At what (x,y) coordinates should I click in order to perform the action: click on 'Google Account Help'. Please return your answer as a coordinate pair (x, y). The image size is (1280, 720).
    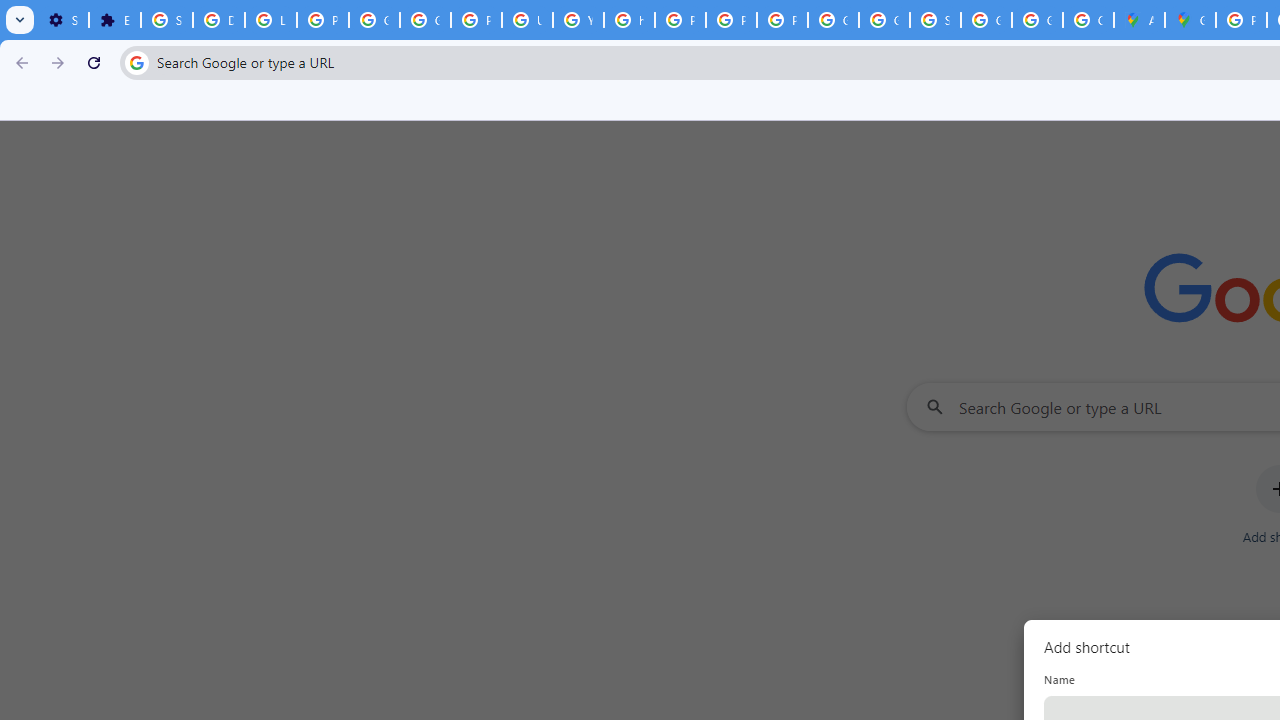
    Looking at the image, I should click on (375, 20).